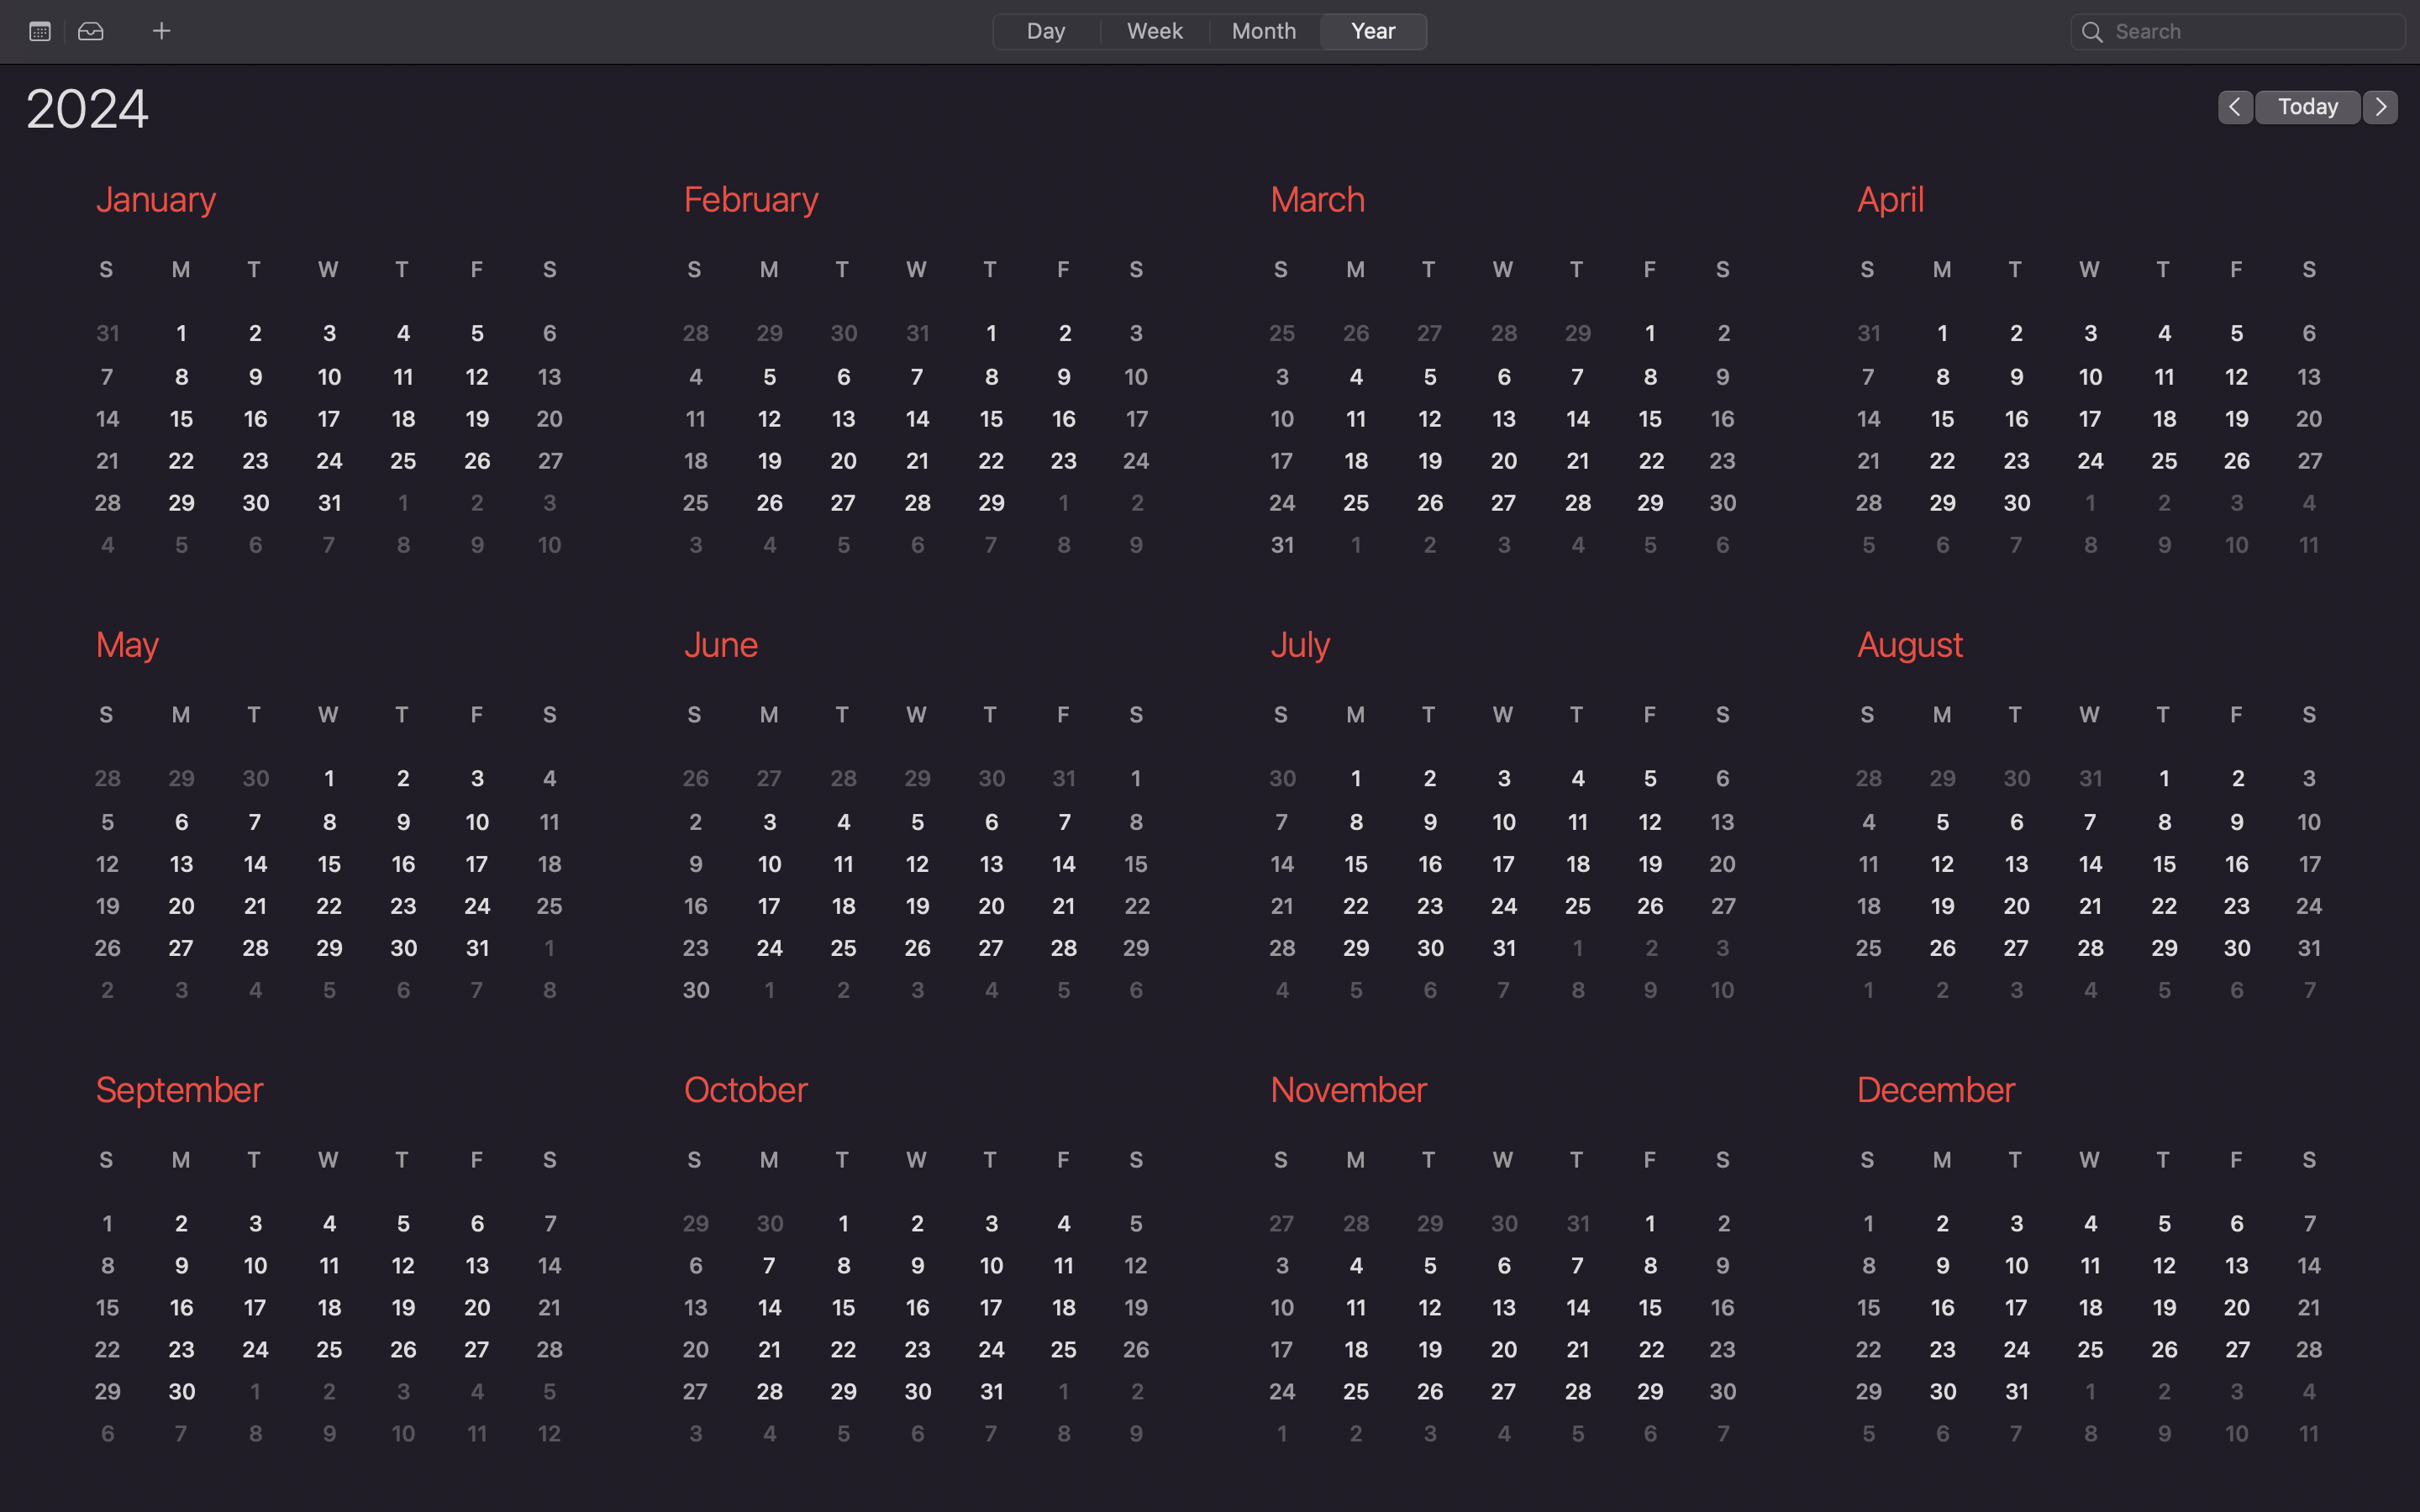  I want to click on Increase the visibility of the April month on the calendar, so click(2081, 370).